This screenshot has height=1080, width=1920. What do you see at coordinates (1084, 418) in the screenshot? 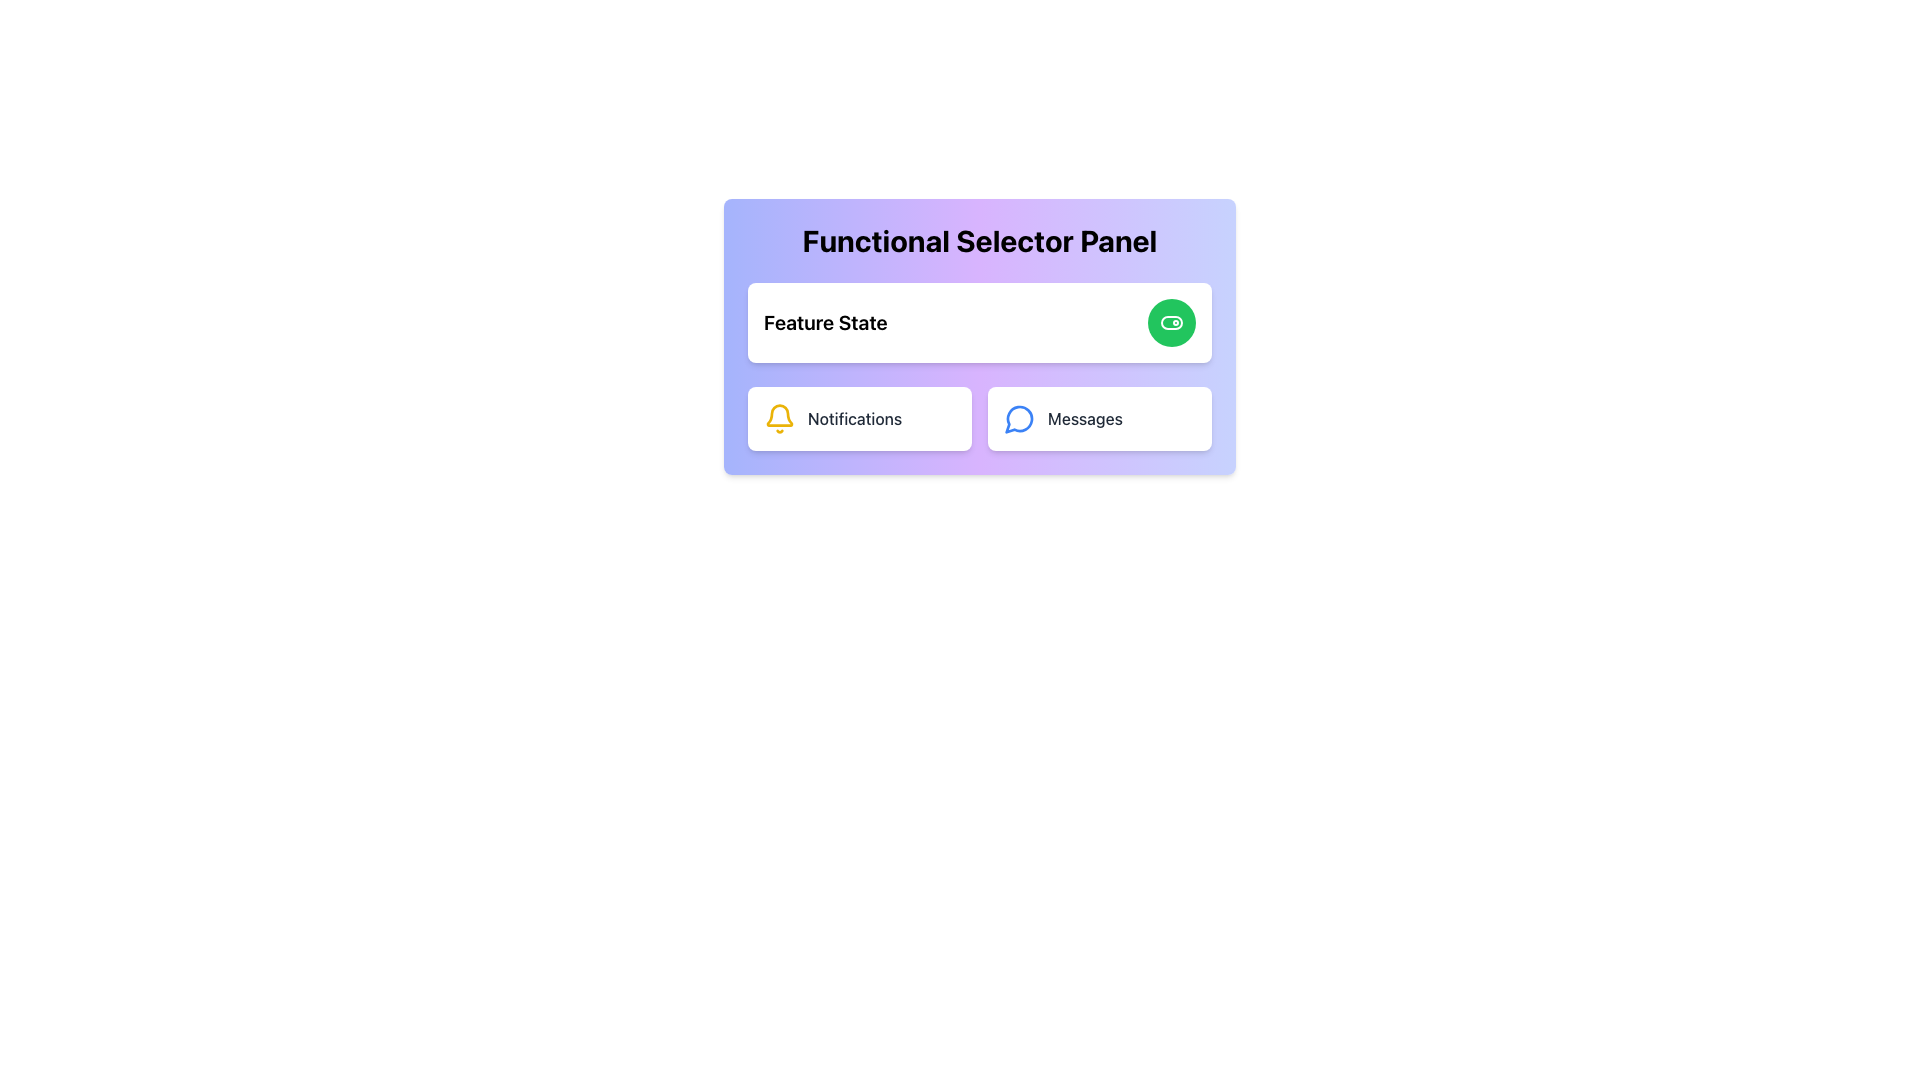
I see `the 'Messages' text label located in the bottom-right section of the panel, which serves as a section header for messaging functionality` at bounding box center [1084, 418].